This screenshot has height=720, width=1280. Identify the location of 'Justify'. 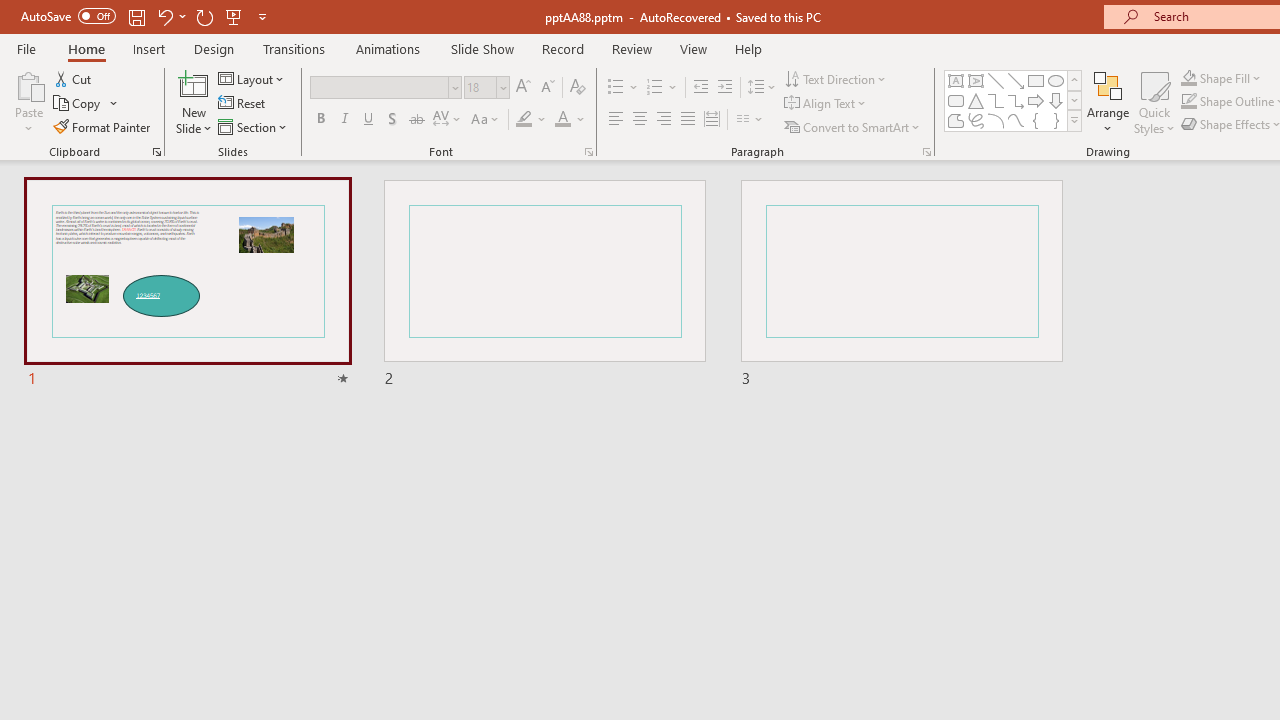
(688, 119).